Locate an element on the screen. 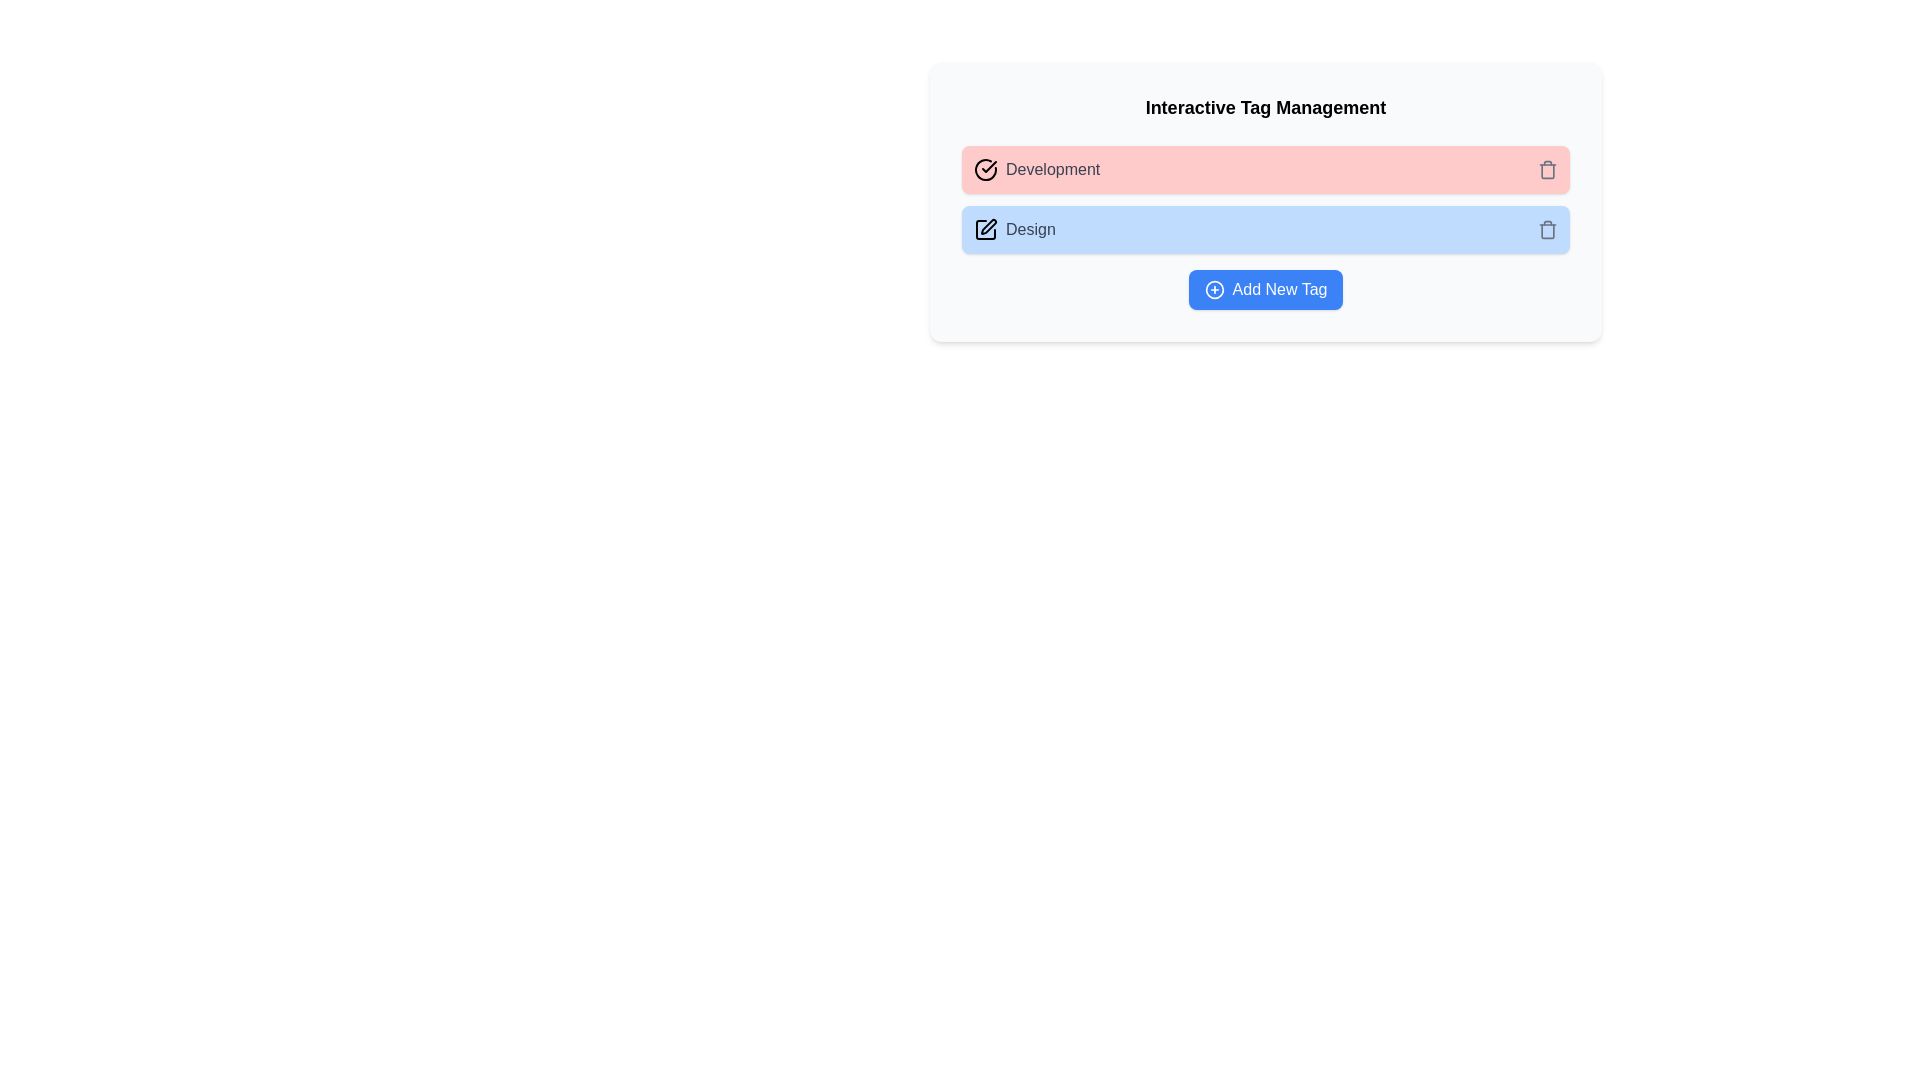  the 'Development' text label, which is the first tag in the 'Interactive Tag Management' group is located at coordinates (1052, 168).